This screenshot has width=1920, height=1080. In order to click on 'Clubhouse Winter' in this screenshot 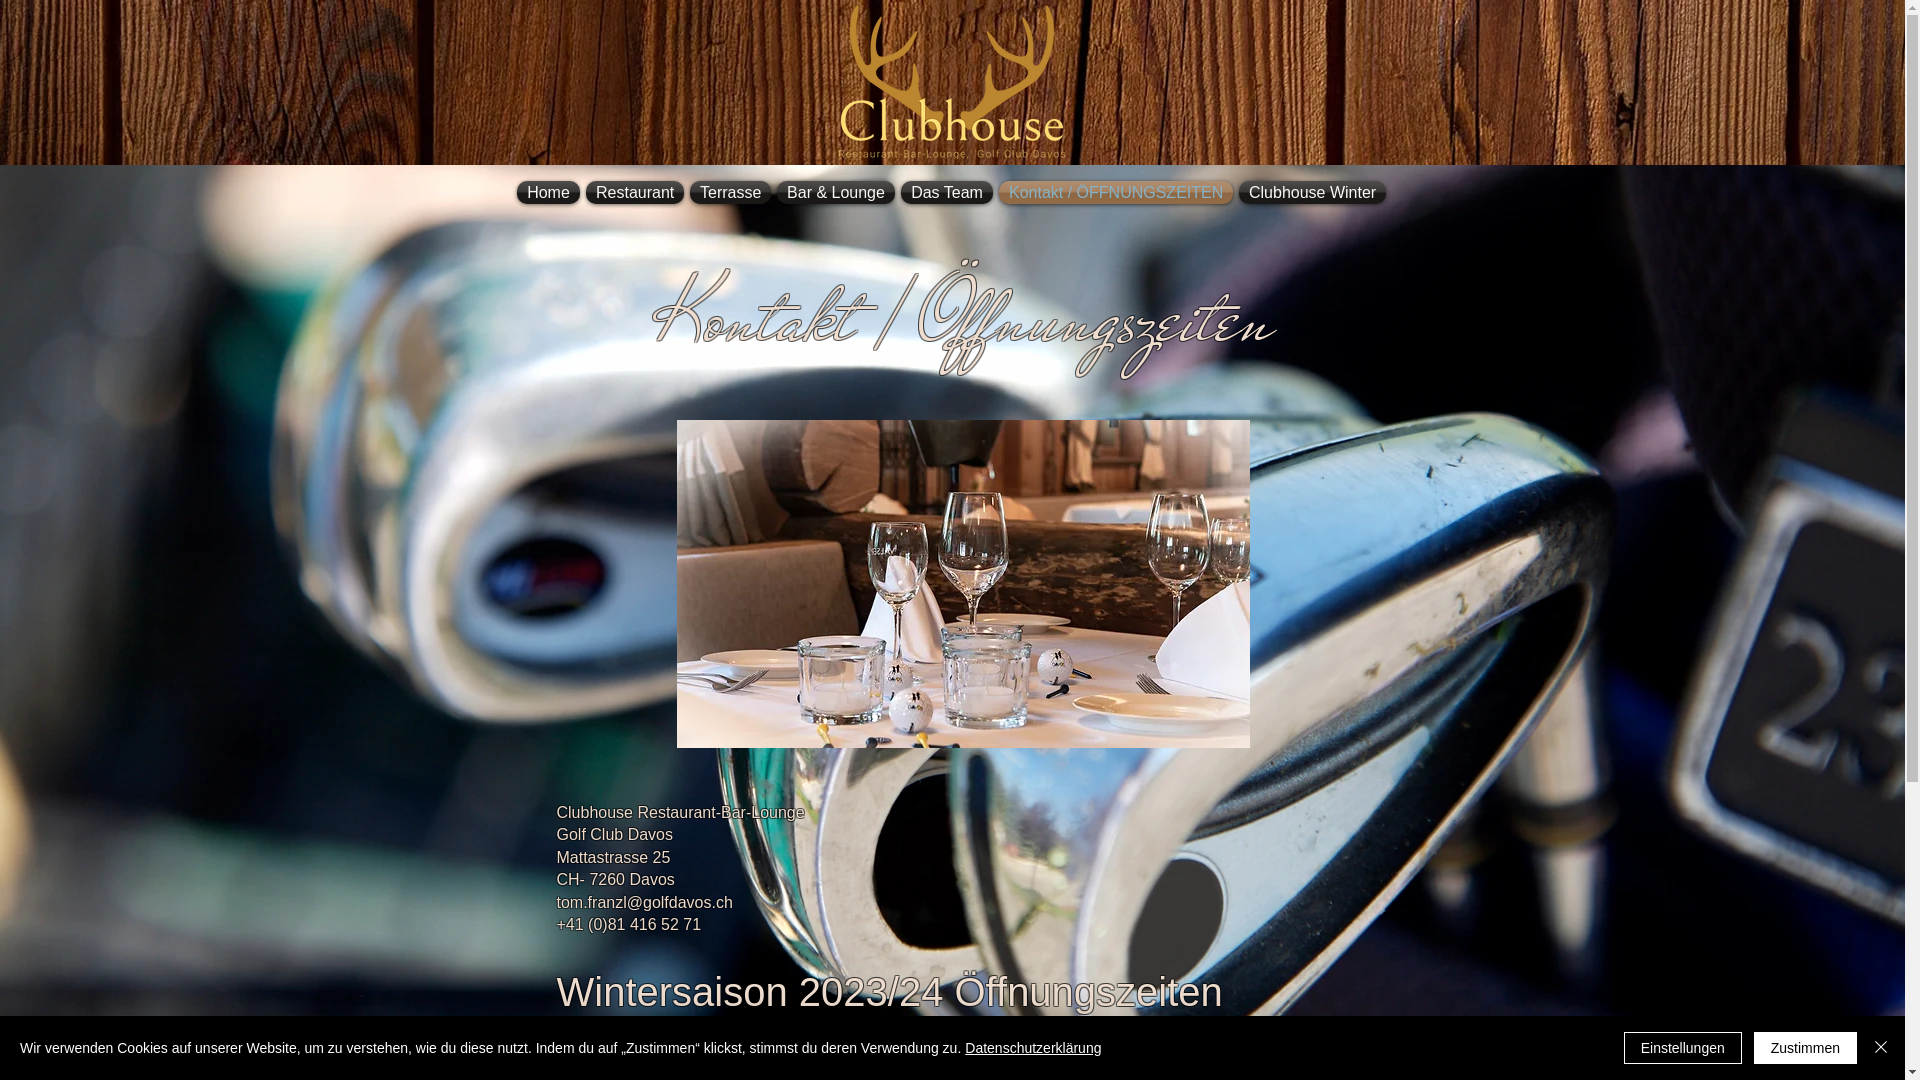, I will do `click(1312, 192)`.